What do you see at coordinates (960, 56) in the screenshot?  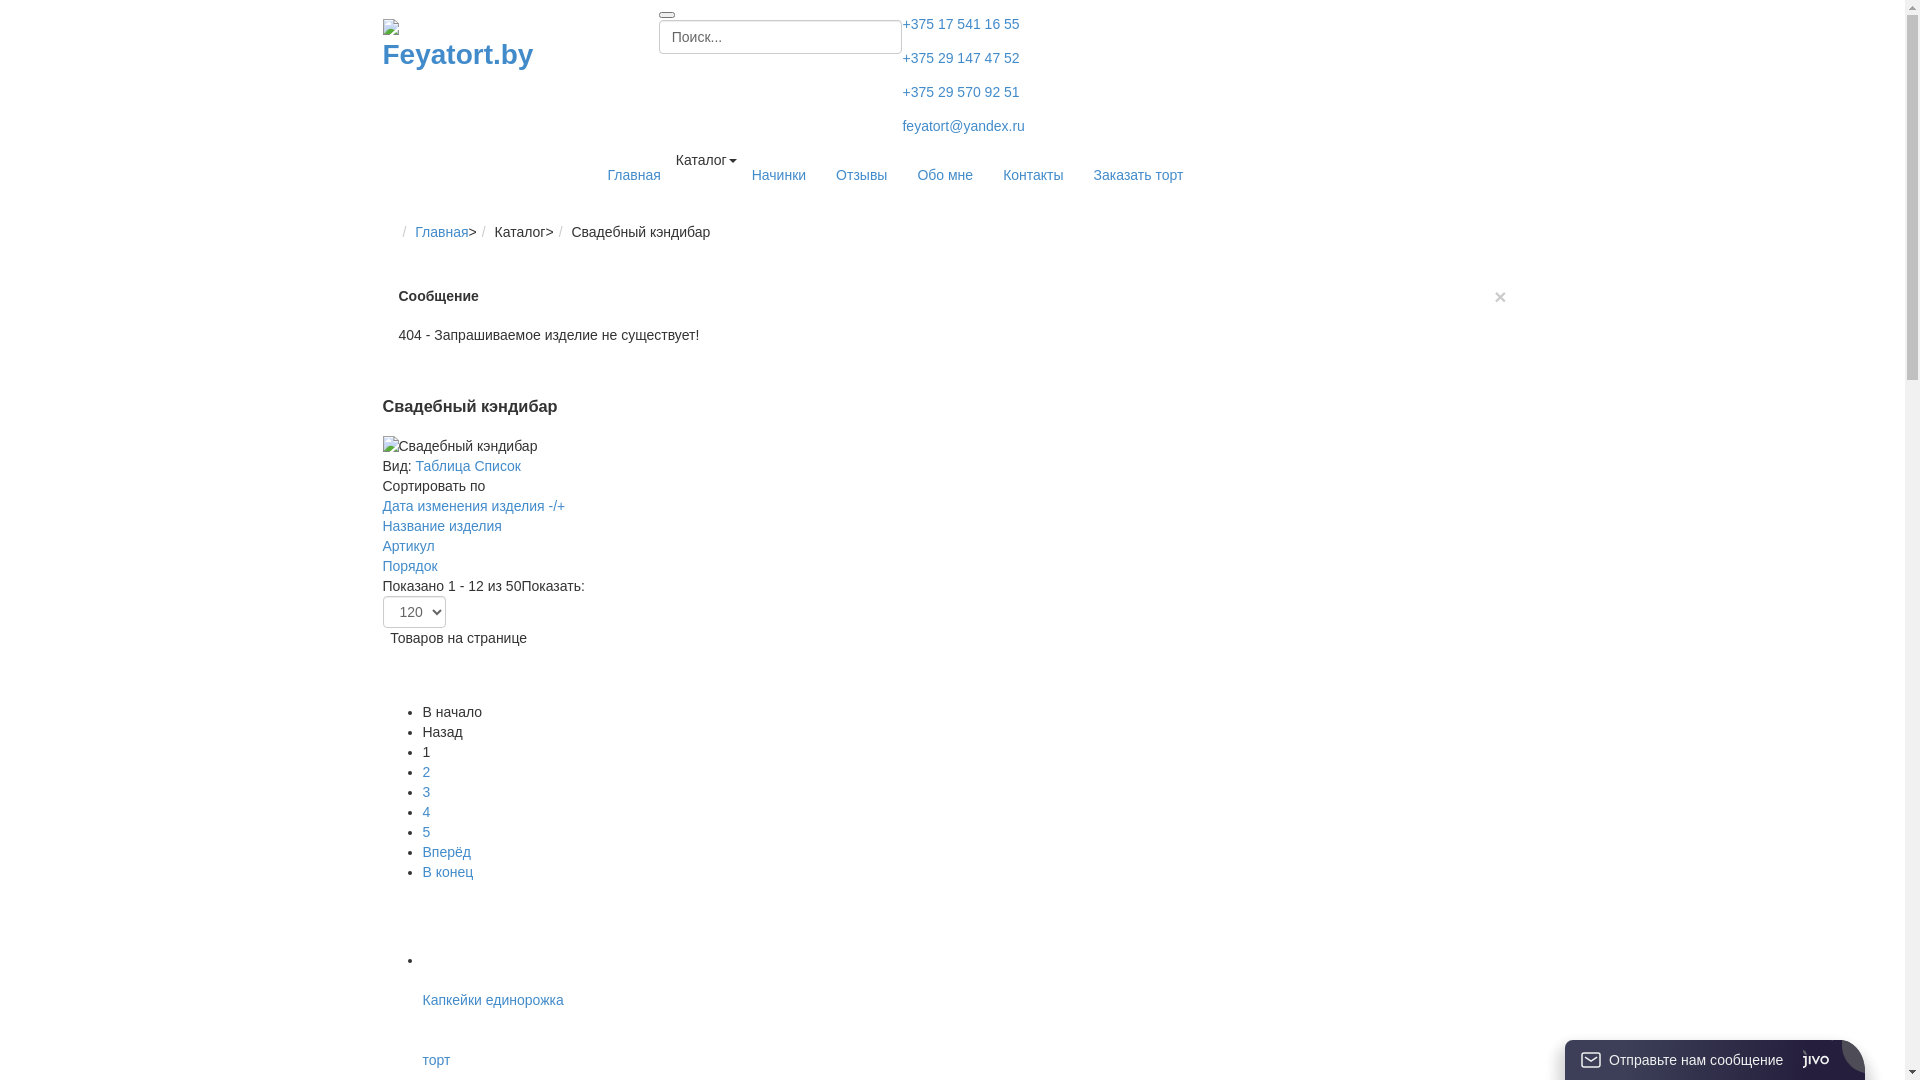 I see `'+375 29 147 47 52'` at bounding box center [960, 56].